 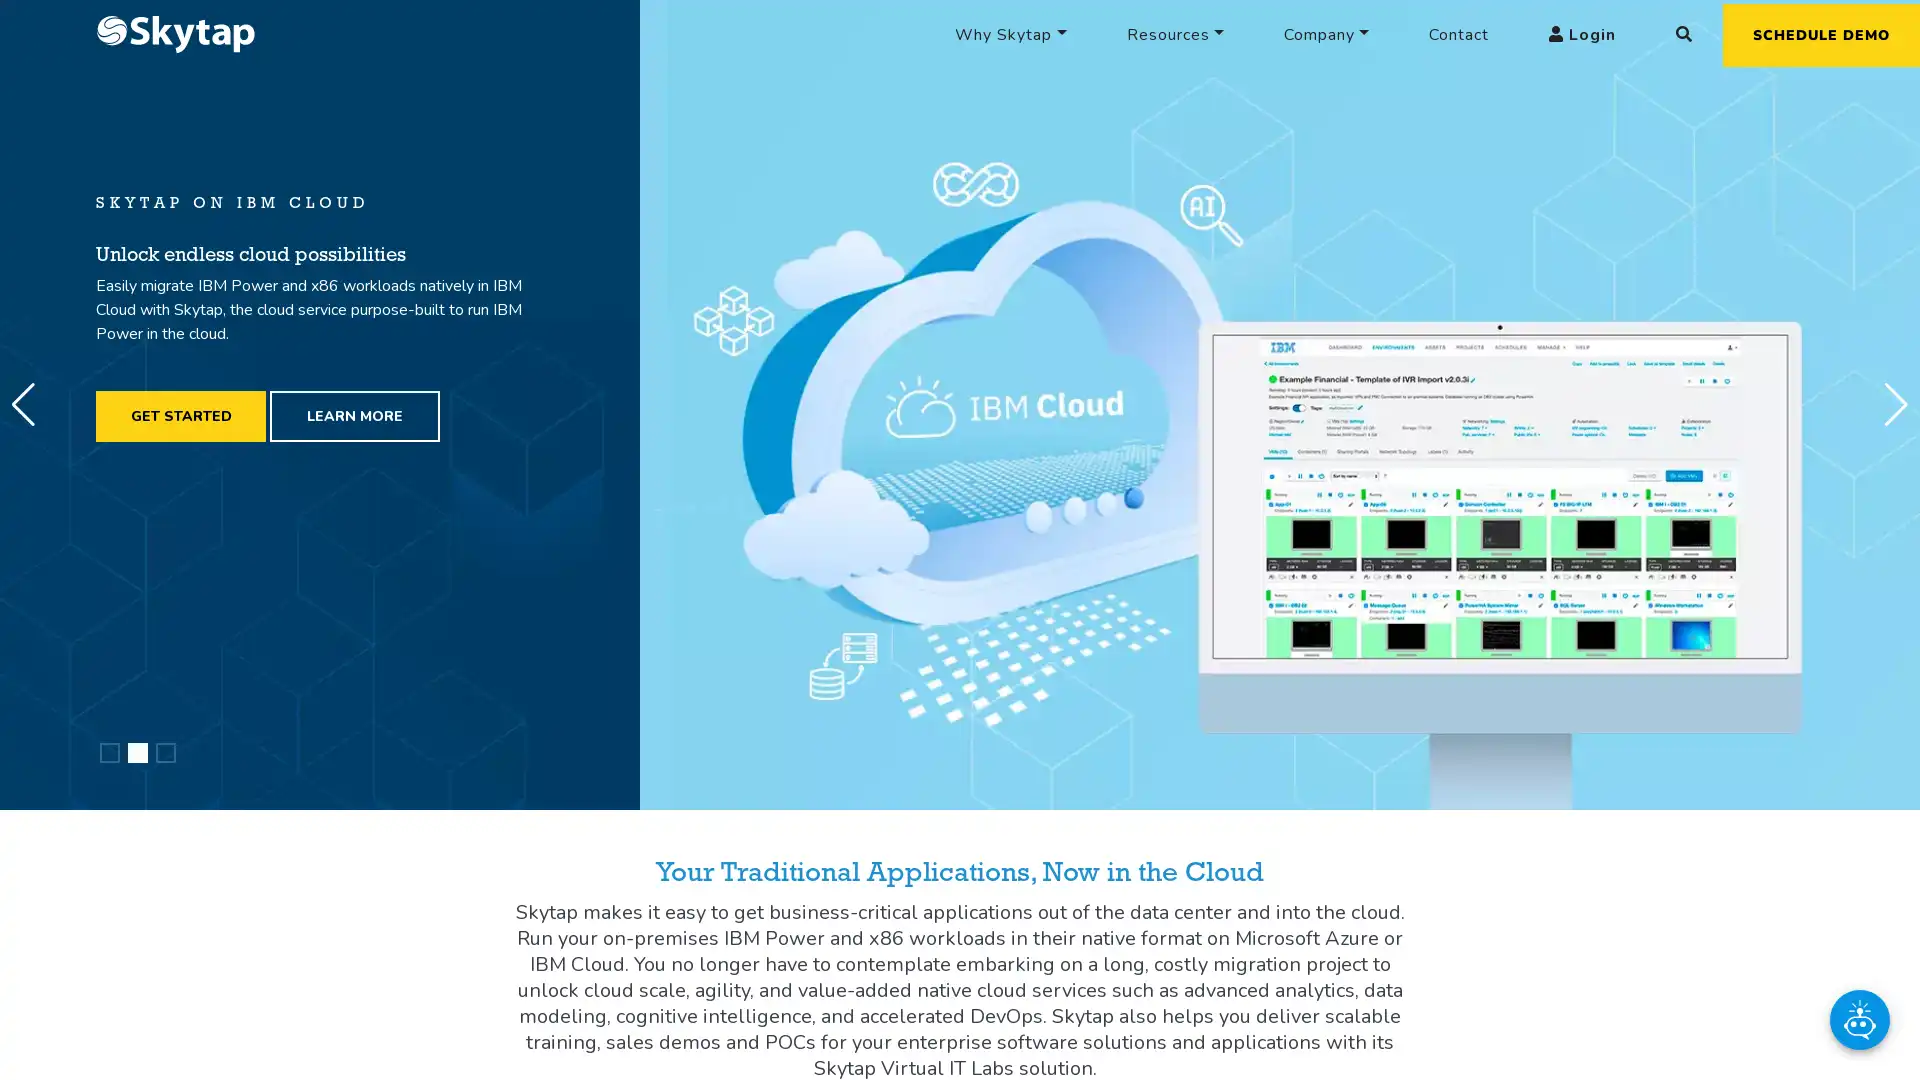 I want to click on Previous slide, so click(x=23, y=405).